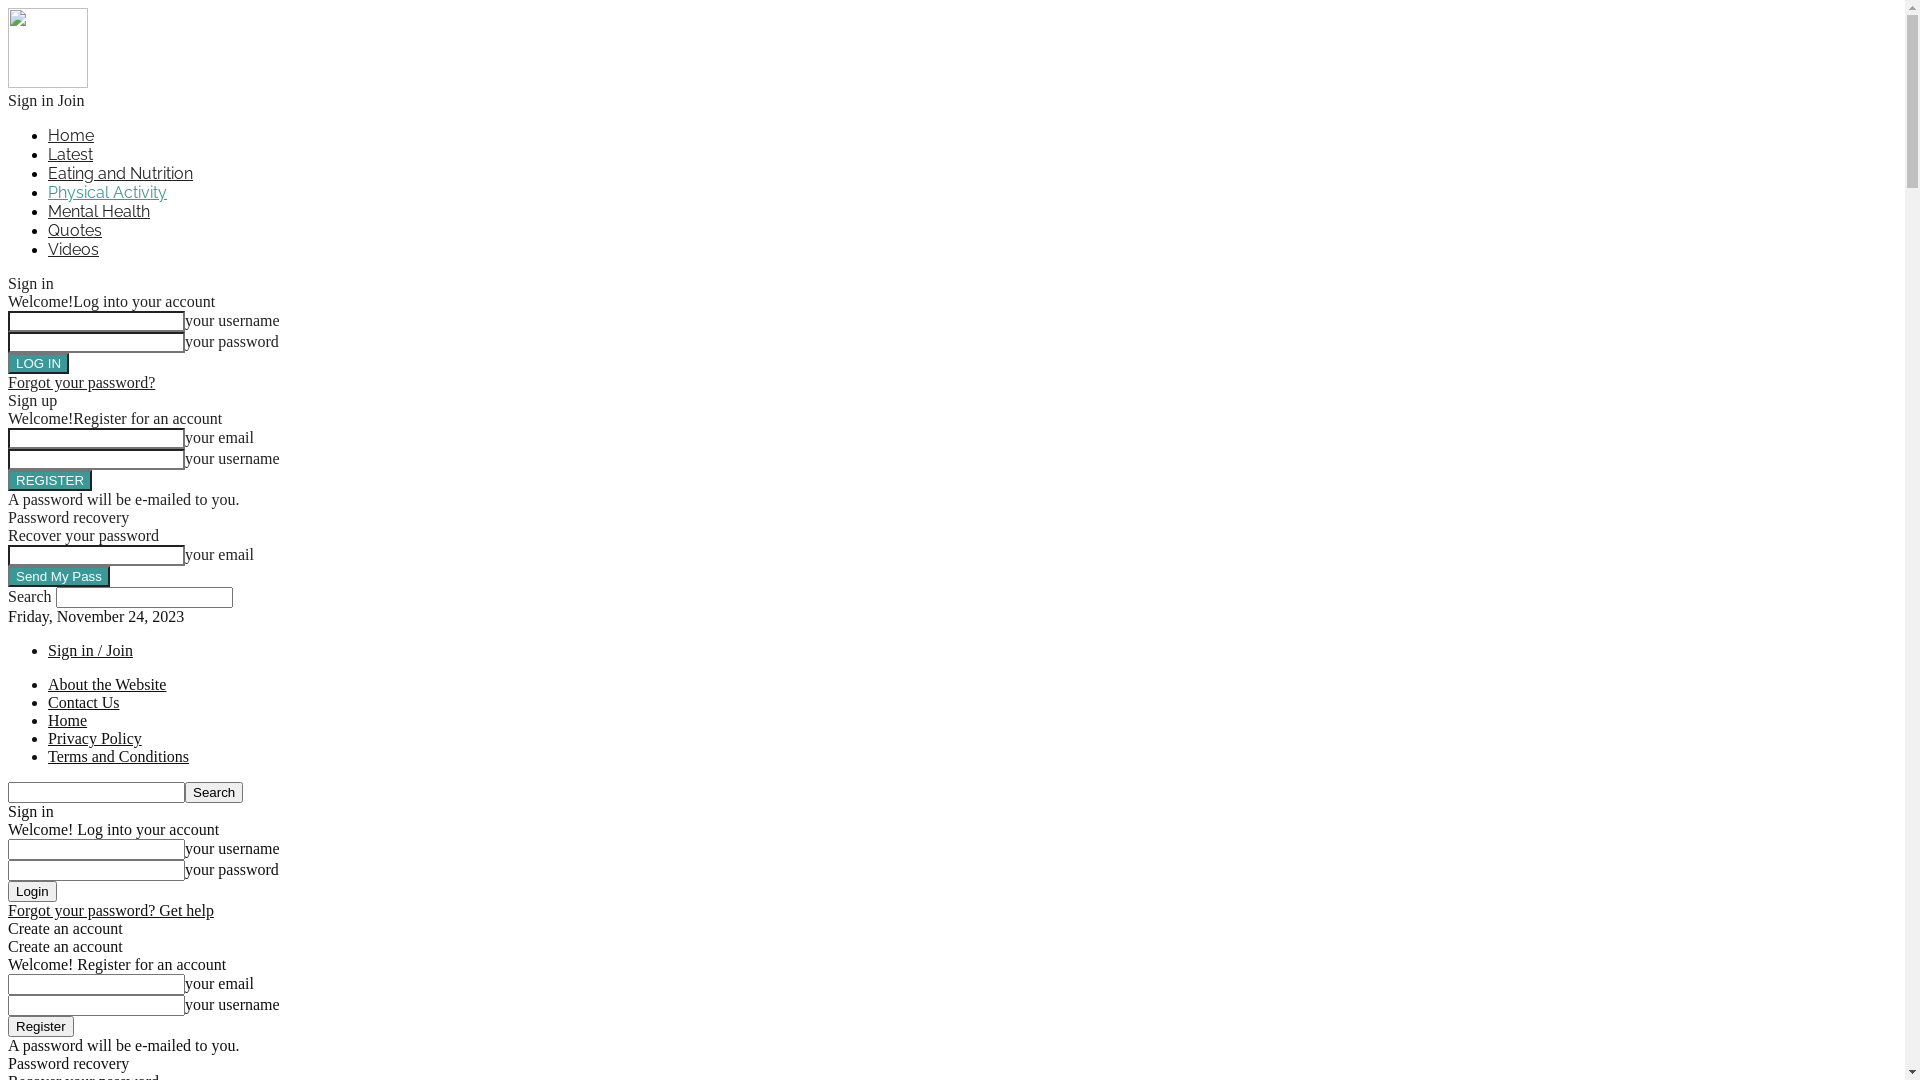  Describe the element at coordinates (82, 701) in the screenshot. I see `'Contact Us'` at that location.